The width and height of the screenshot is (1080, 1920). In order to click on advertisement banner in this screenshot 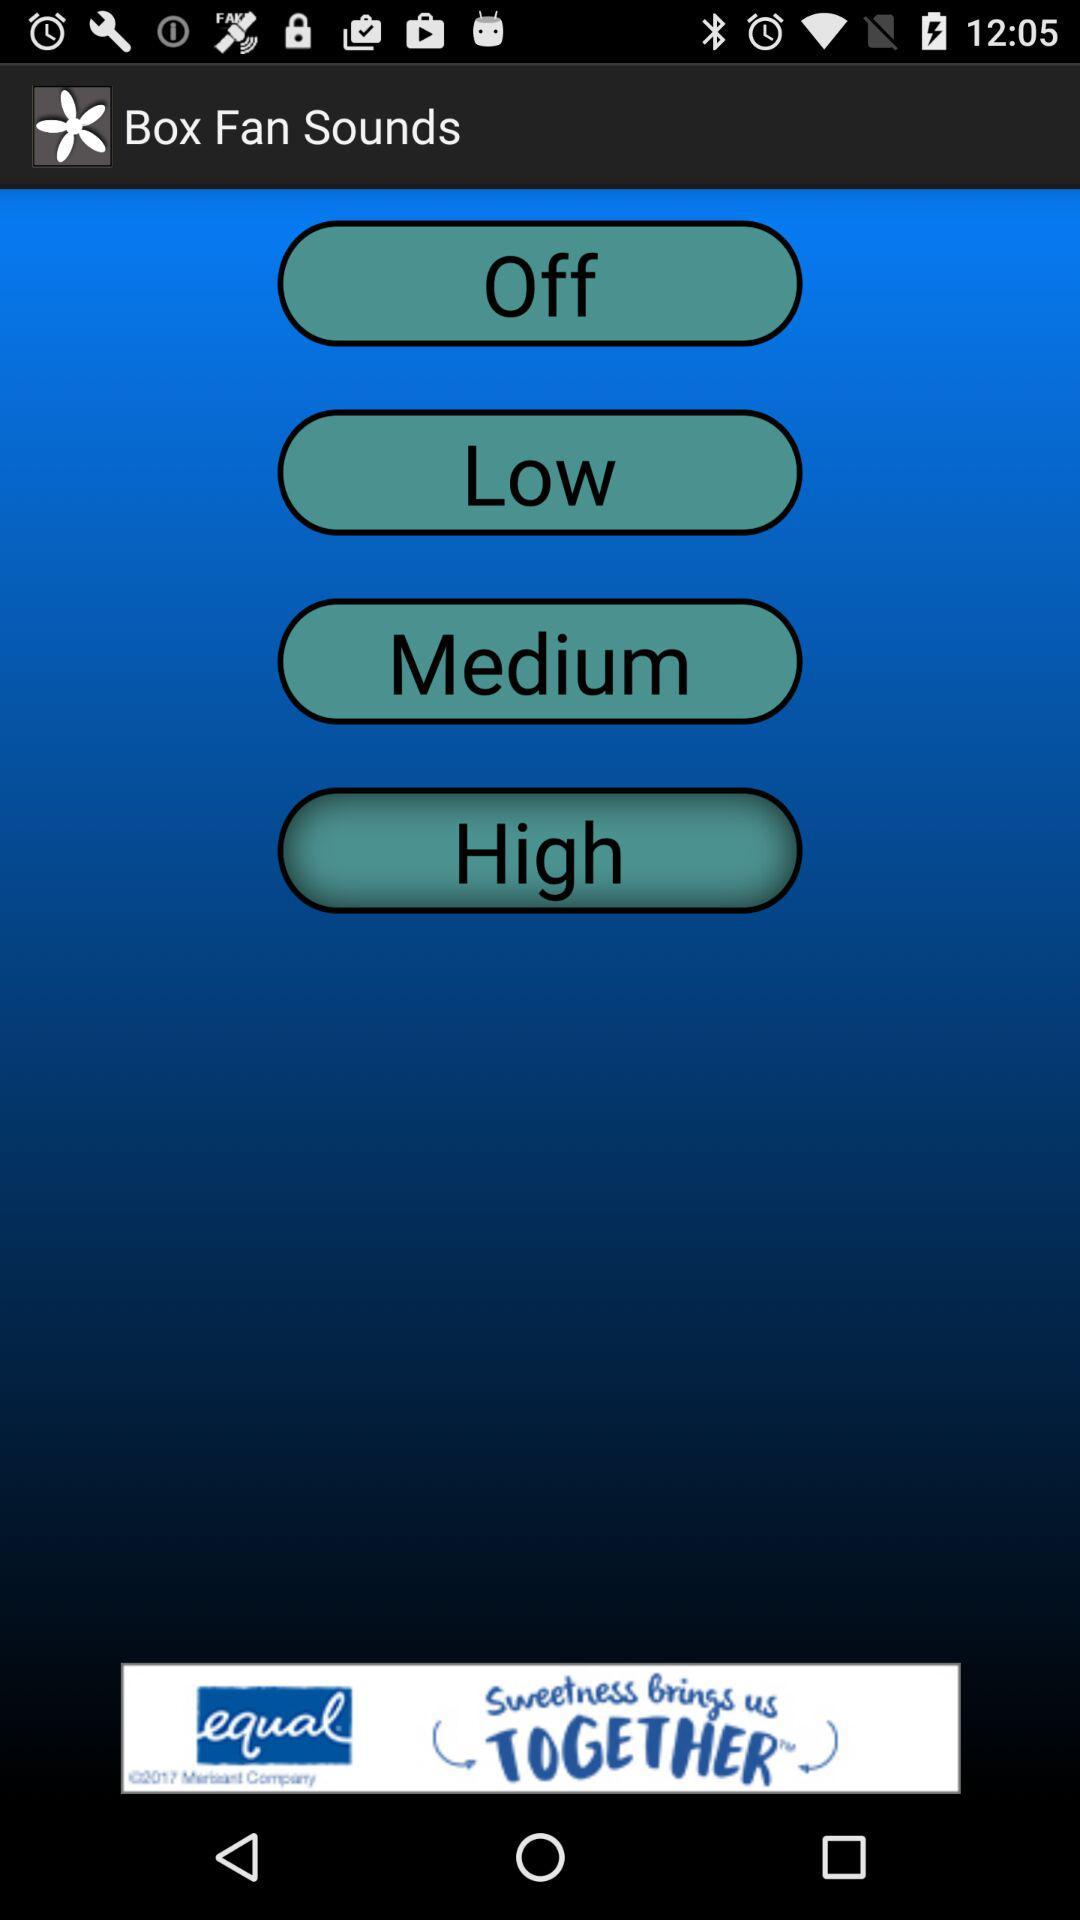, I will do `click(540, 1727)`.